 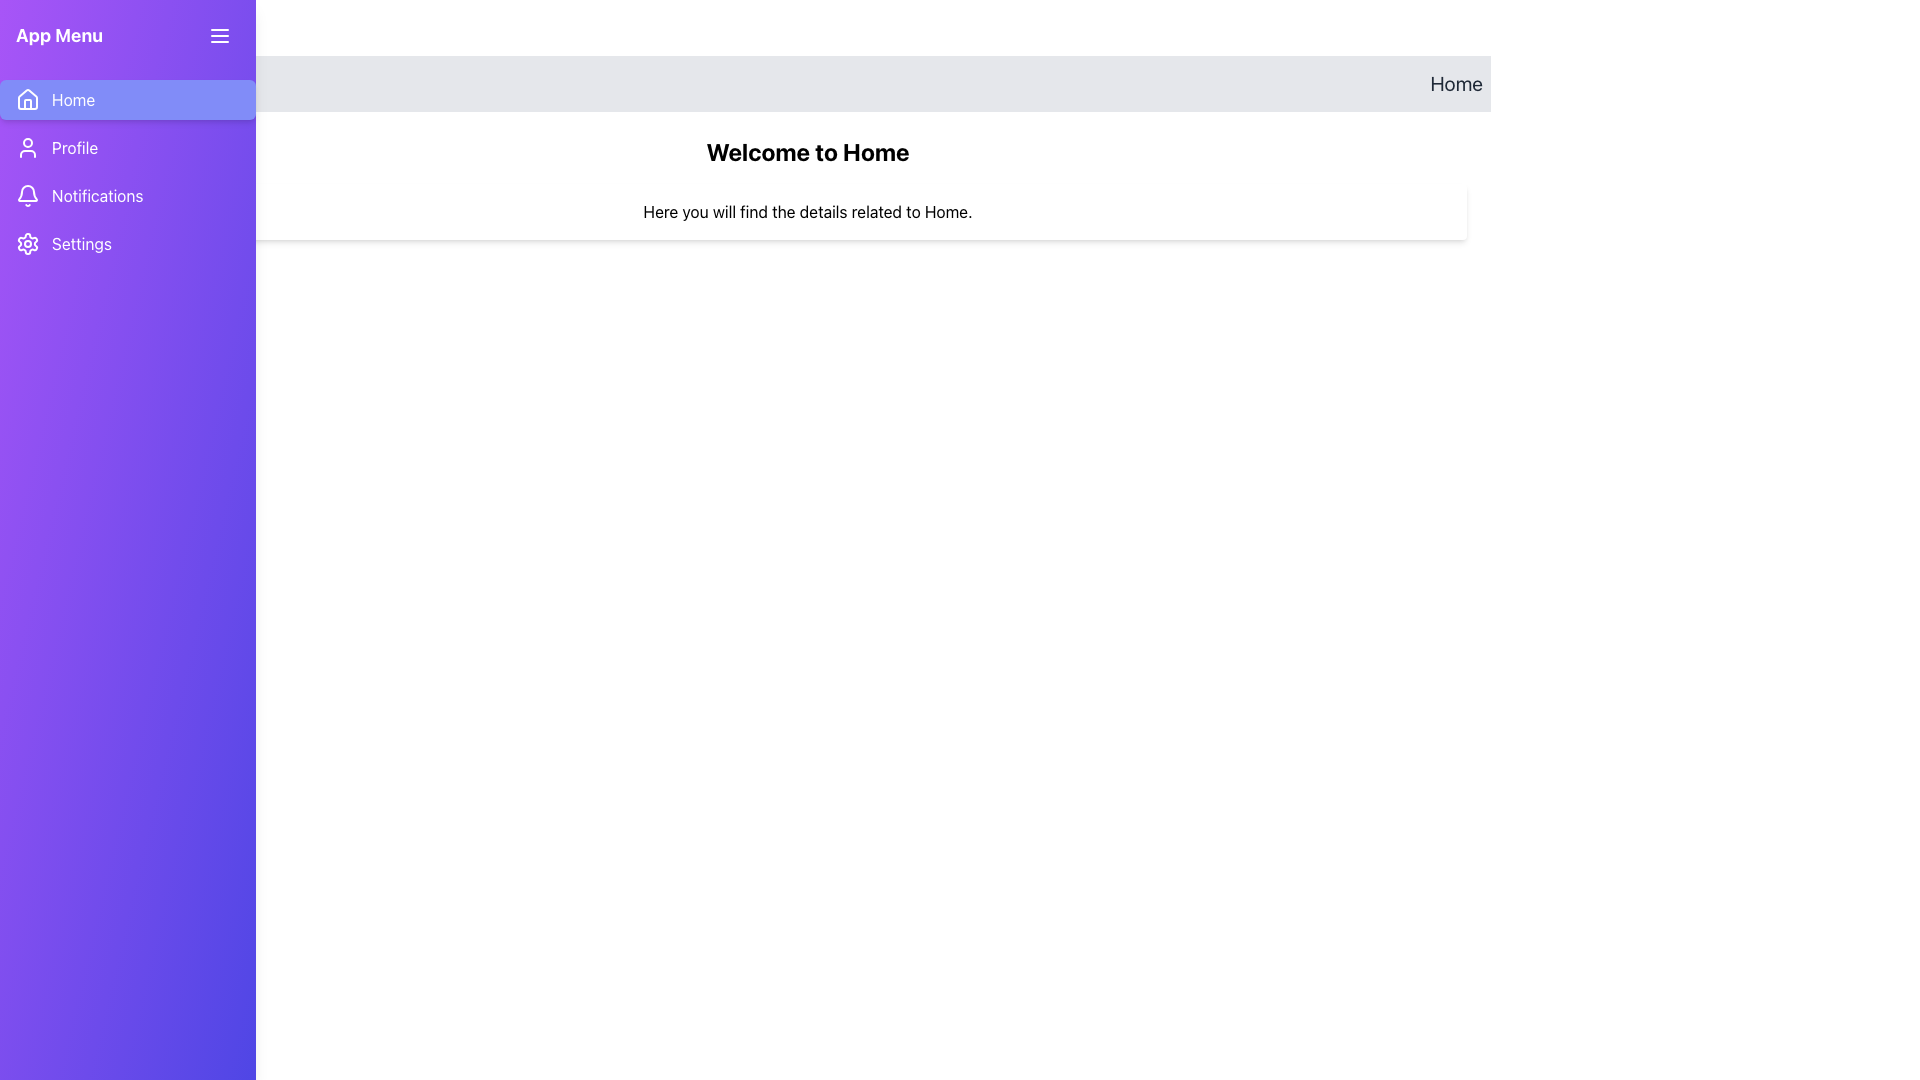 I want to click on the bold header text element that reads 'Welcome to Home', which is prominently placed at the top of the main content area, so click(x=807, y=150).